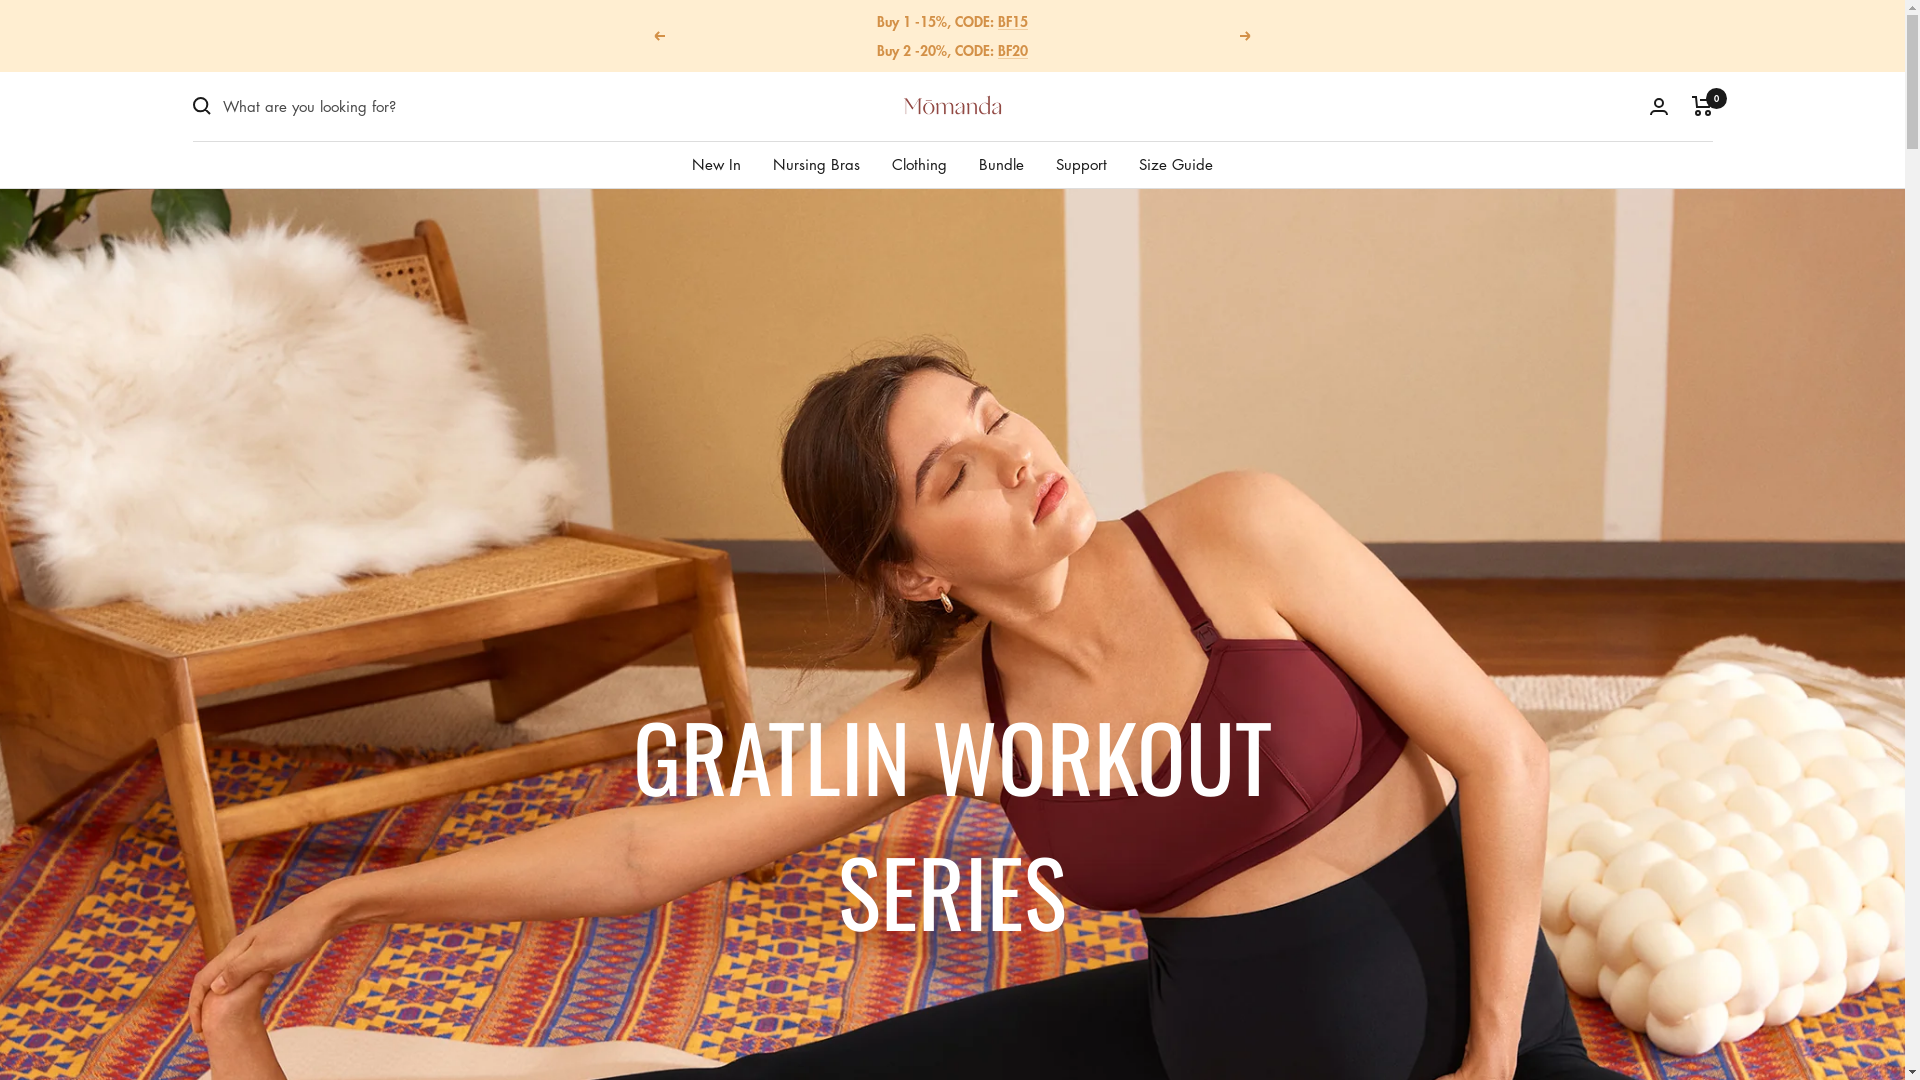  I want to click on 'Support', so click(1080, 161).